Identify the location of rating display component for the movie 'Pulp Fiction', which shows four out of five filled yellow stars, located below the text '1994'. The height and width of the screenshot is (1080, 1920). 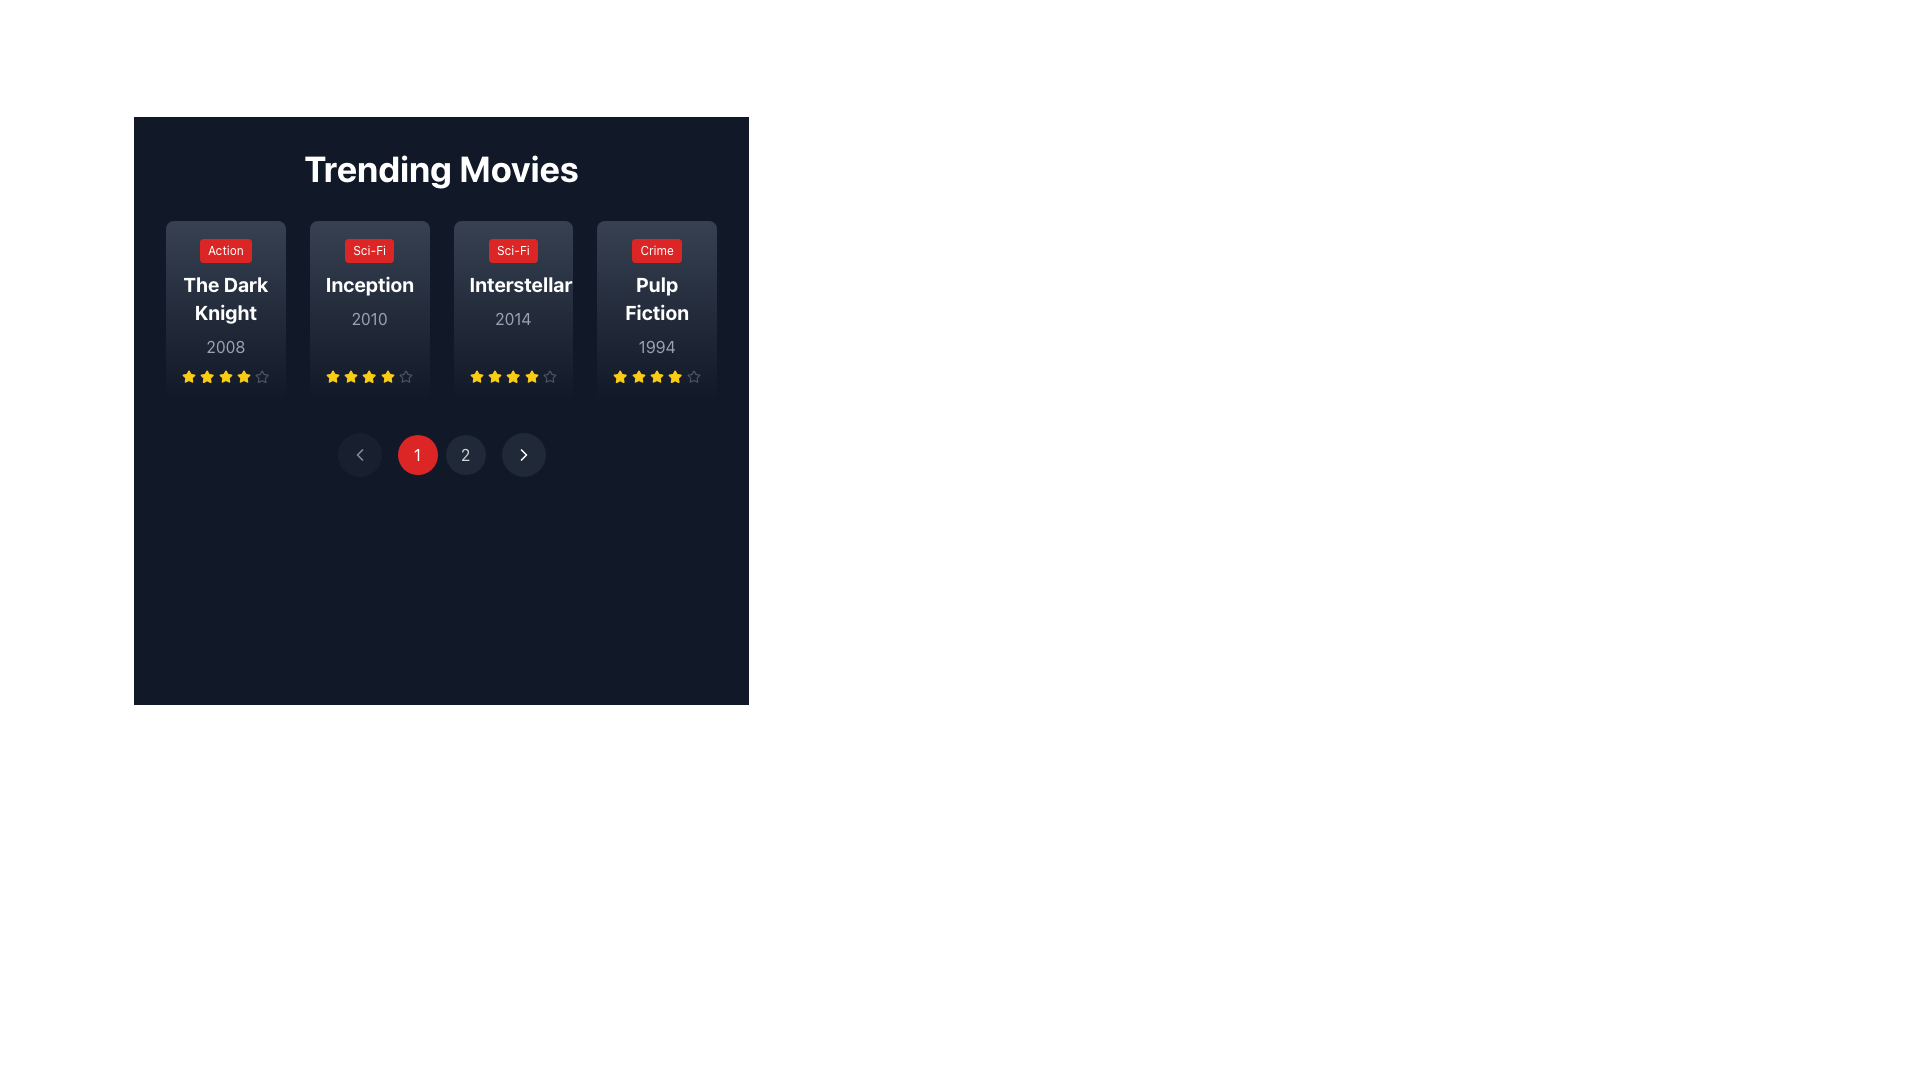
(657, 376).